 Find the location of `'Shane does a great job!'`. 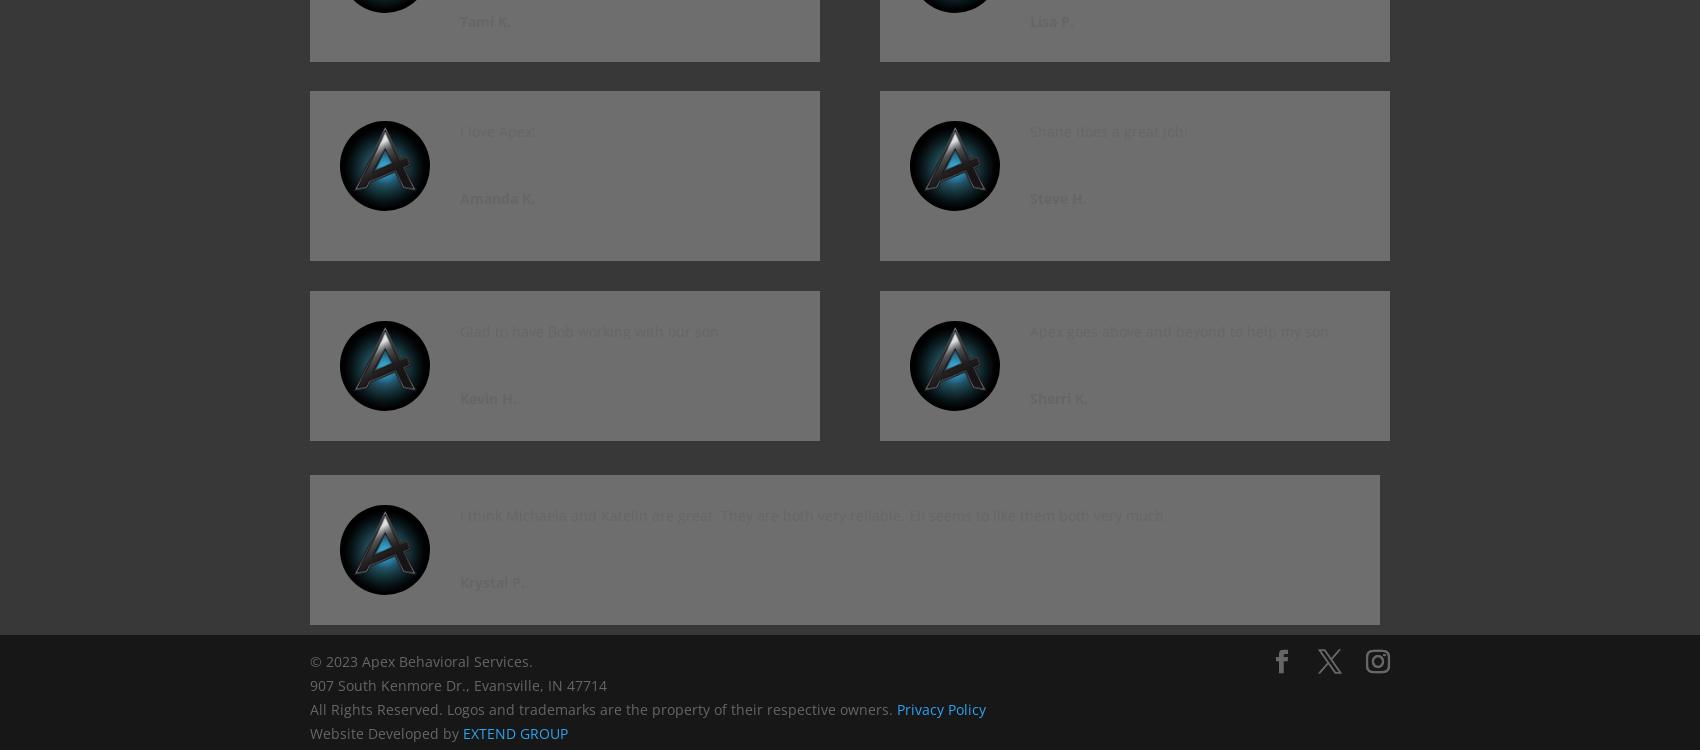

'Shane does a great job!' is located at coordinates (1028, 131).